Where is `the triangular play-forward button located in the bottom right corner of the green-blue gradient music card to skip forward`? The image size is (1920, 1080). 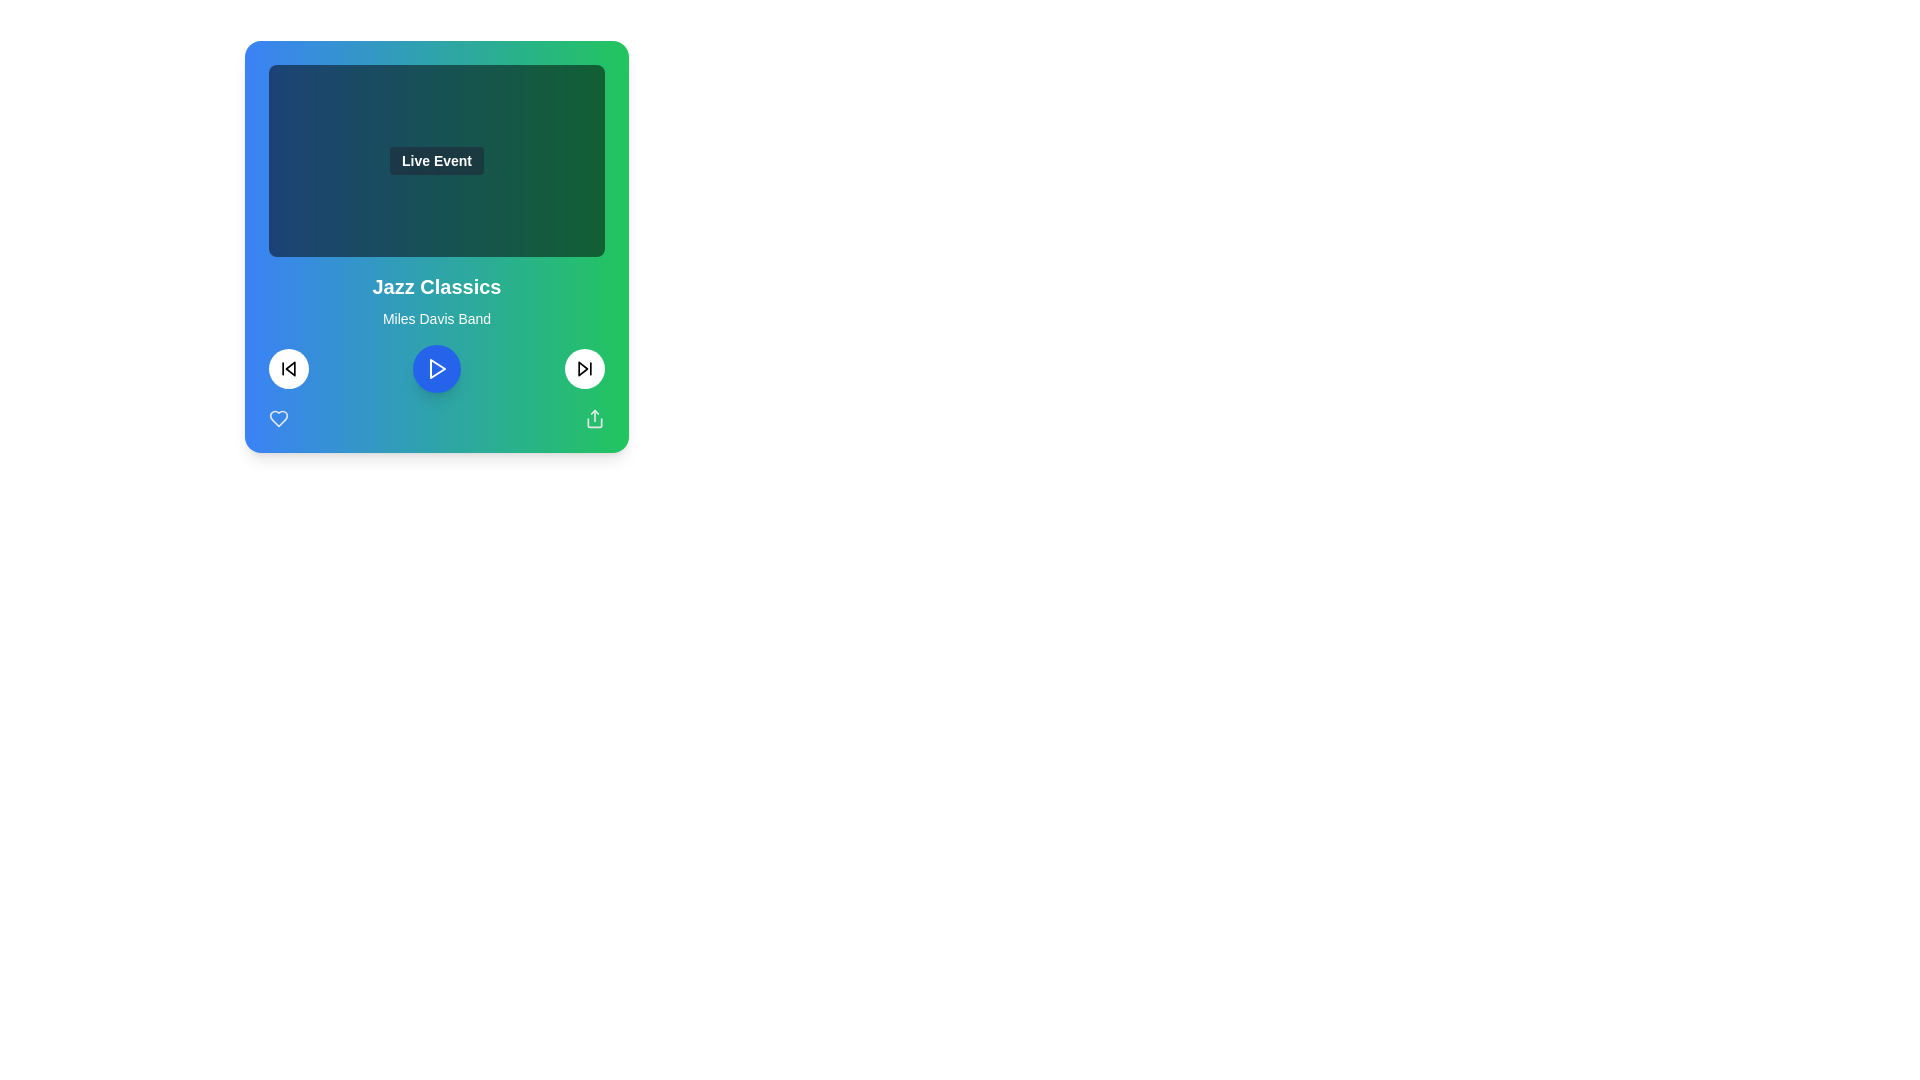 the triangular play-forward button located in the bottom right corner of the green-blue gradient music card to skip forward is located at coordinates (582, 369).